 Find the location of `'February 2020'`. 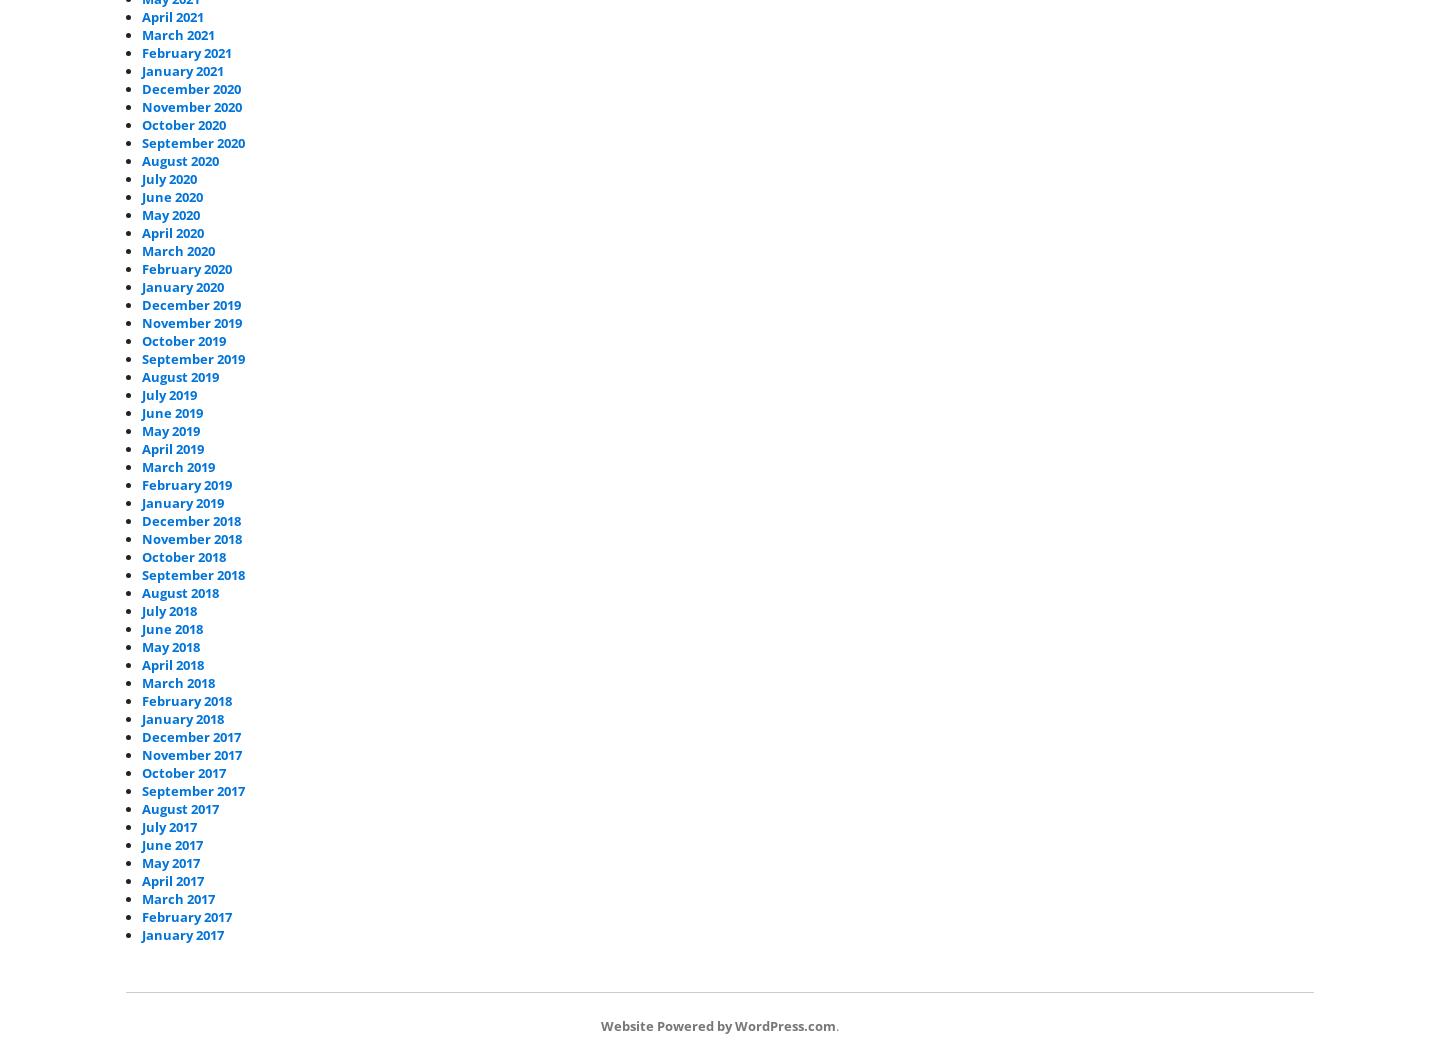

'February 2020' is located at coordinates (187, 266).